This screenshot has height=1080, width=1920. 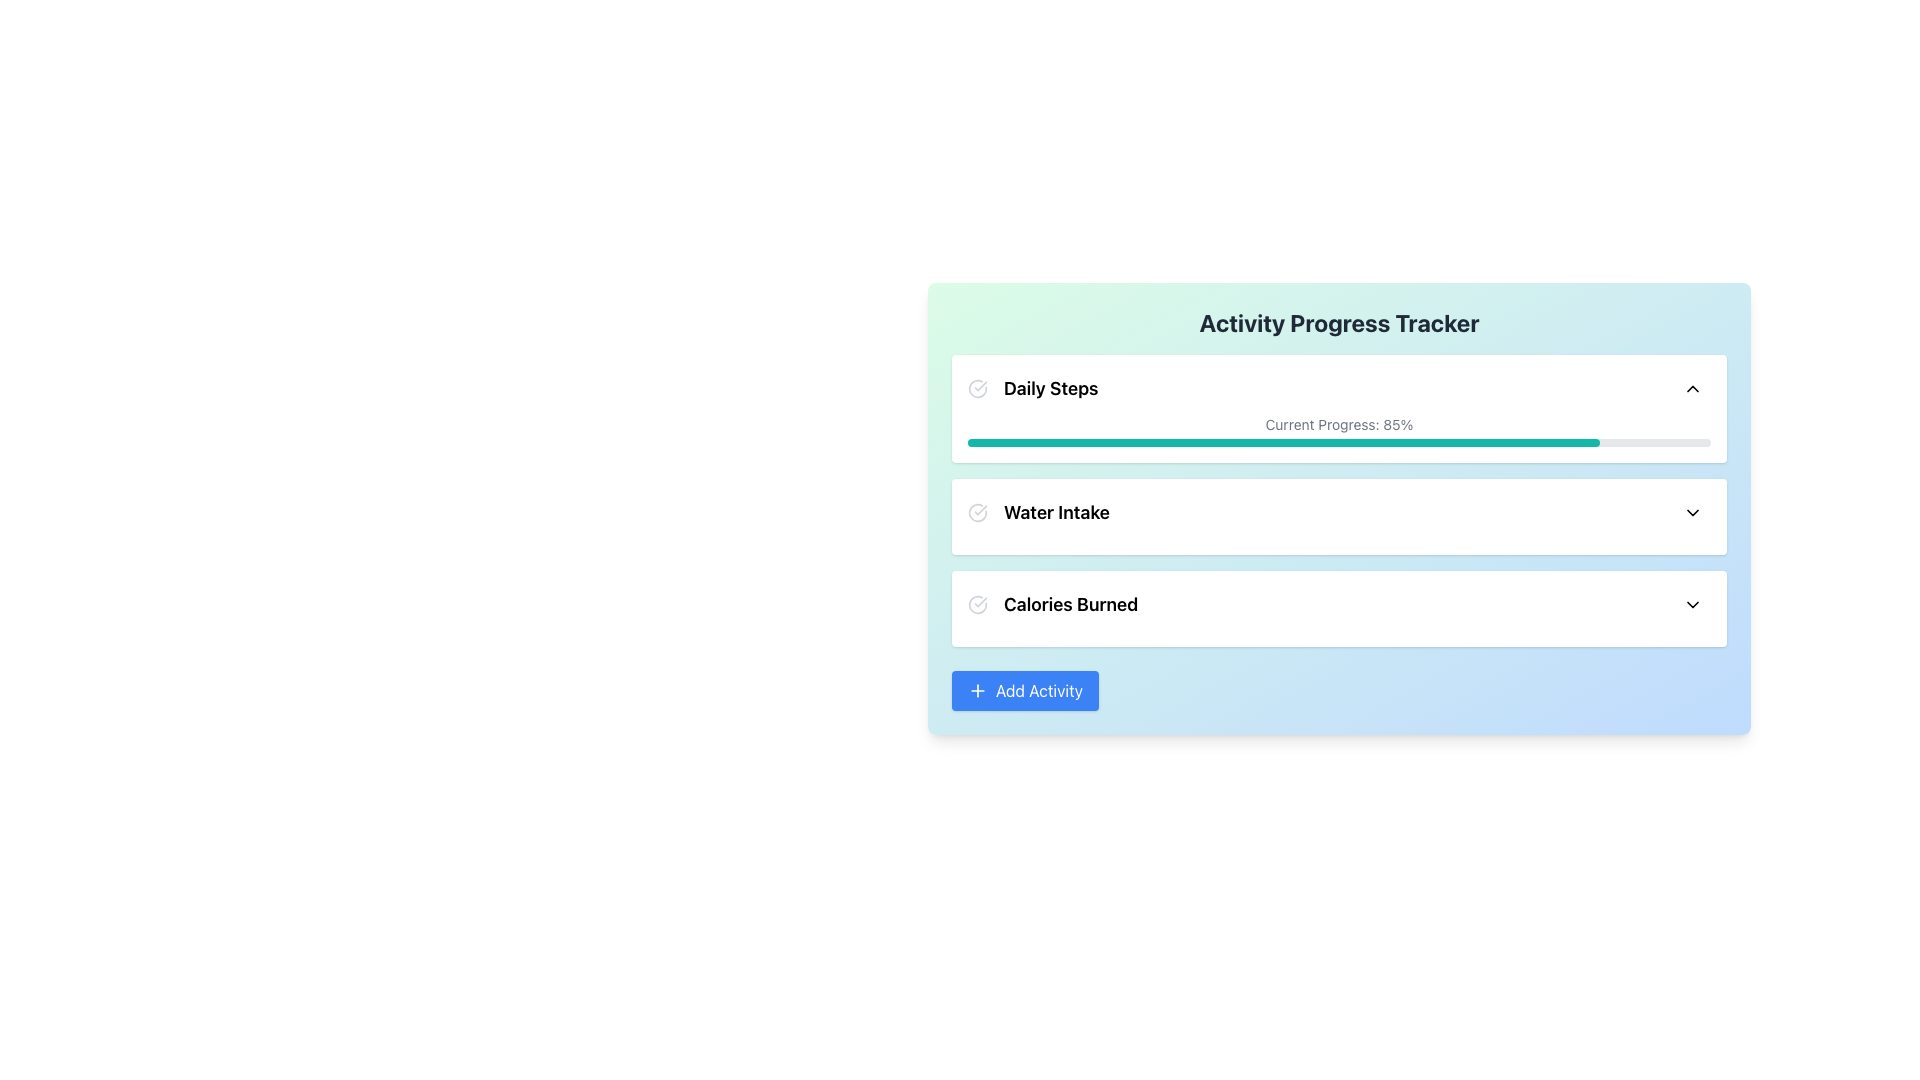 I want to click on the bold title 'Activity Progress Tracker' which is centered at the top of a gradient section, serving as a header for the content below, so click(x=1339, y=322).